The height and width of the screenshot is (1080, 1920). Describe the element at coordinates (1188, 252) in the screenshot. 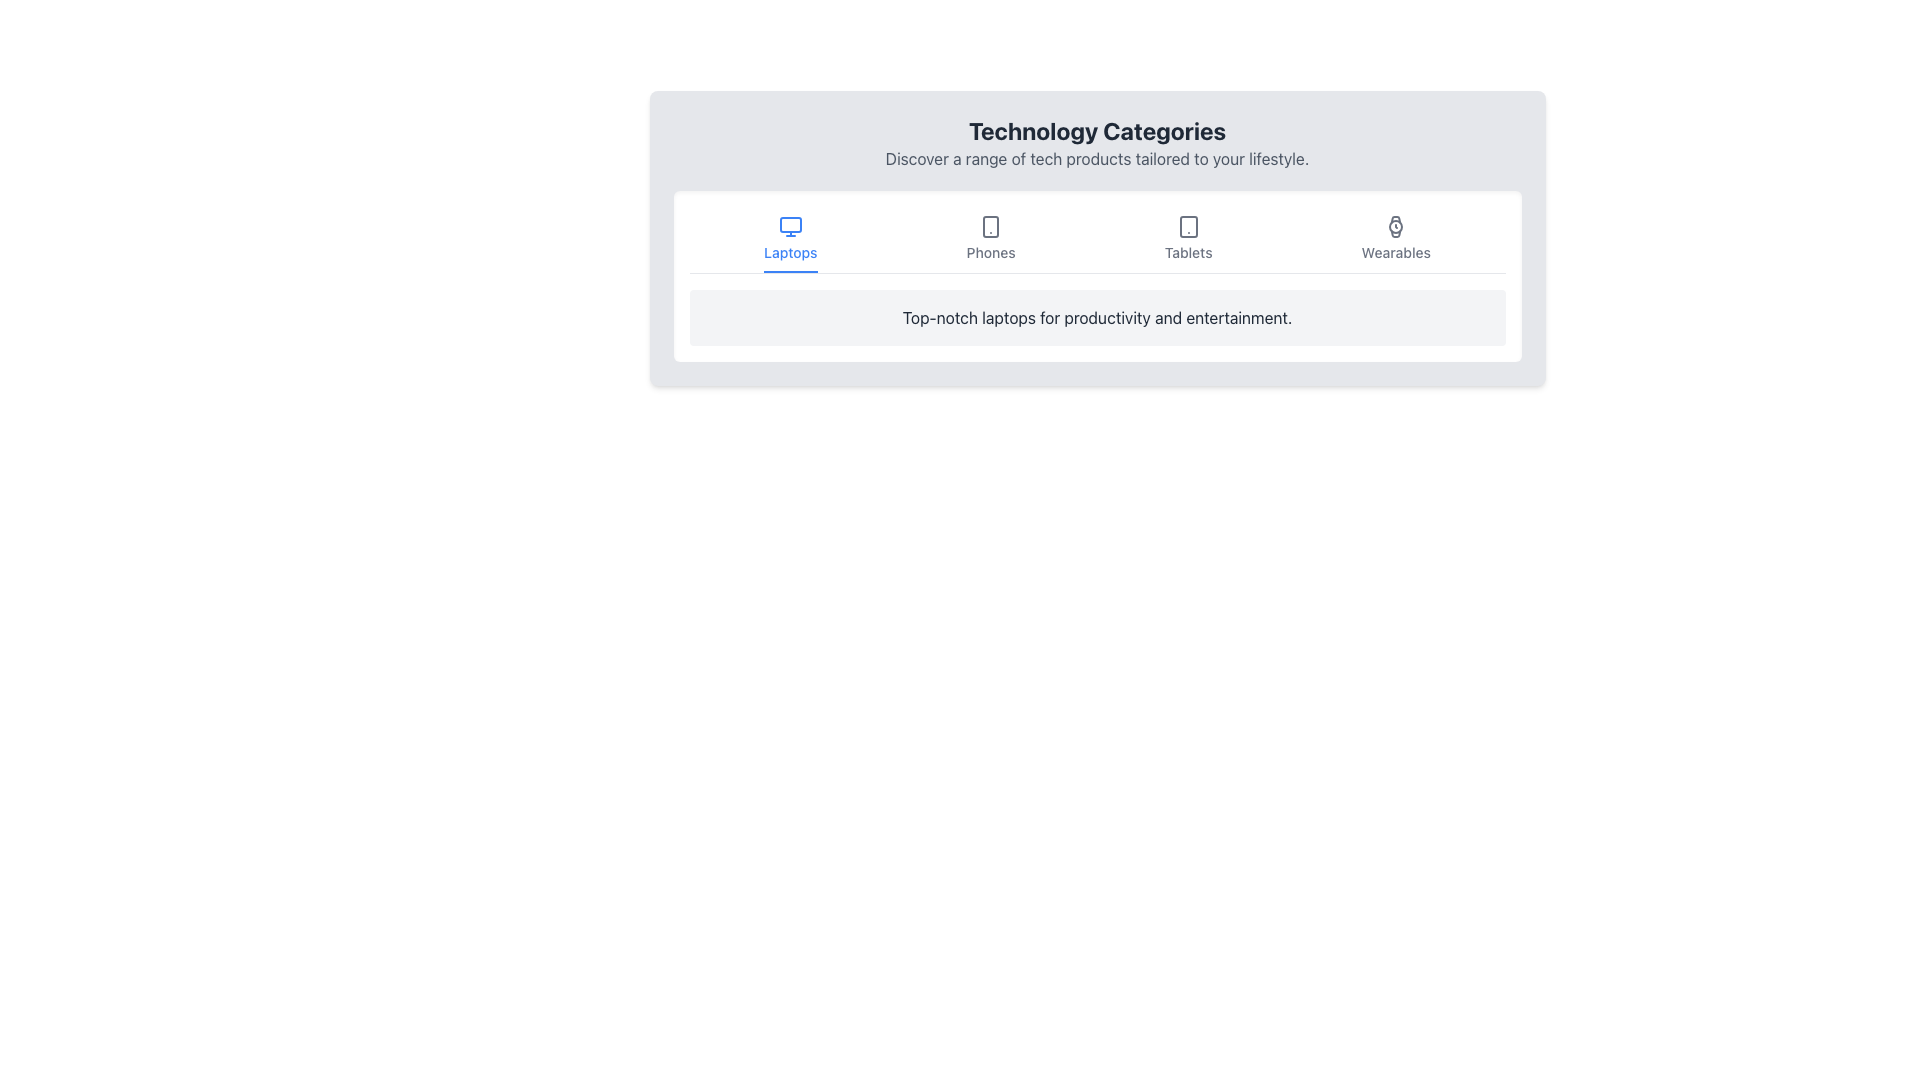

I see `the static text label displaying the word 'Tablets', which is positioned below the tablet icon in the technology category selection interface` at that location.